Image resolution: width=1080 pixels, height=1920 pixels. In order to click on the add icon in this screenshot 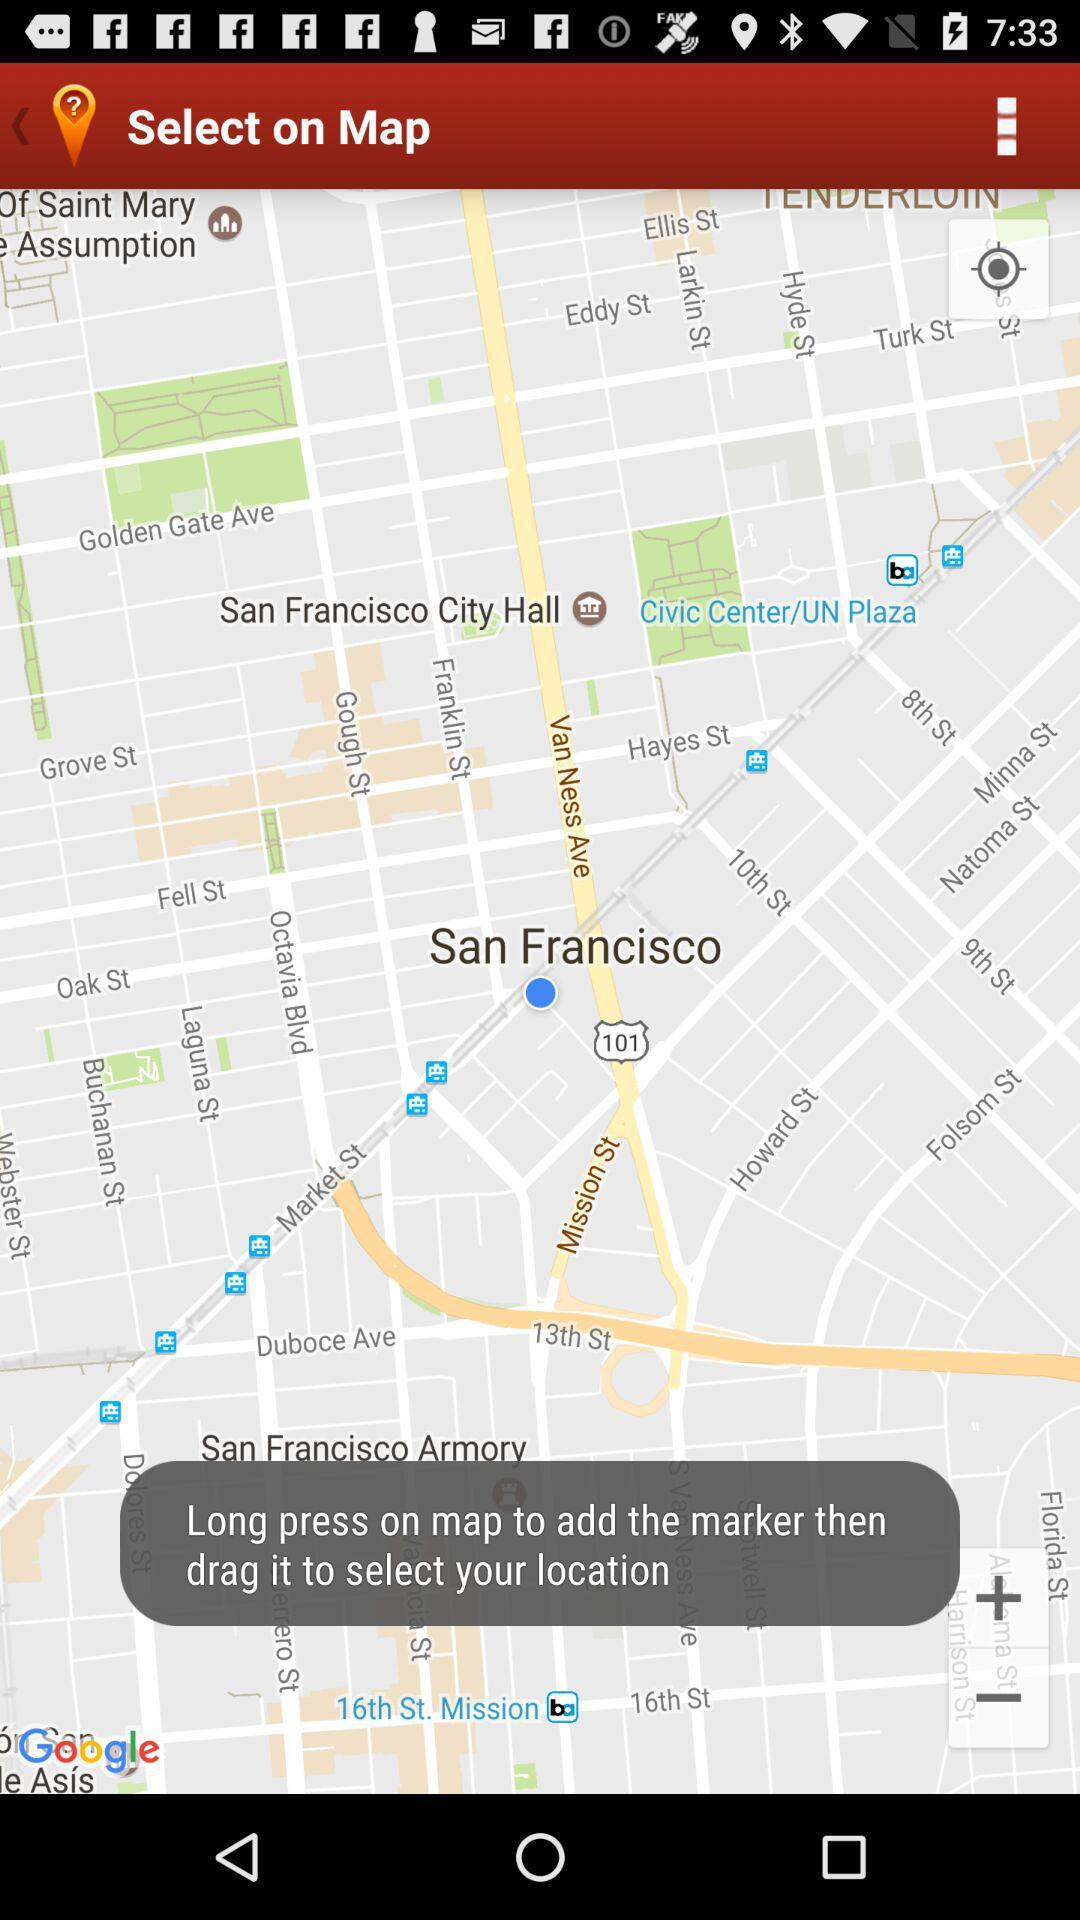, I will do `click(998, 1707)`.